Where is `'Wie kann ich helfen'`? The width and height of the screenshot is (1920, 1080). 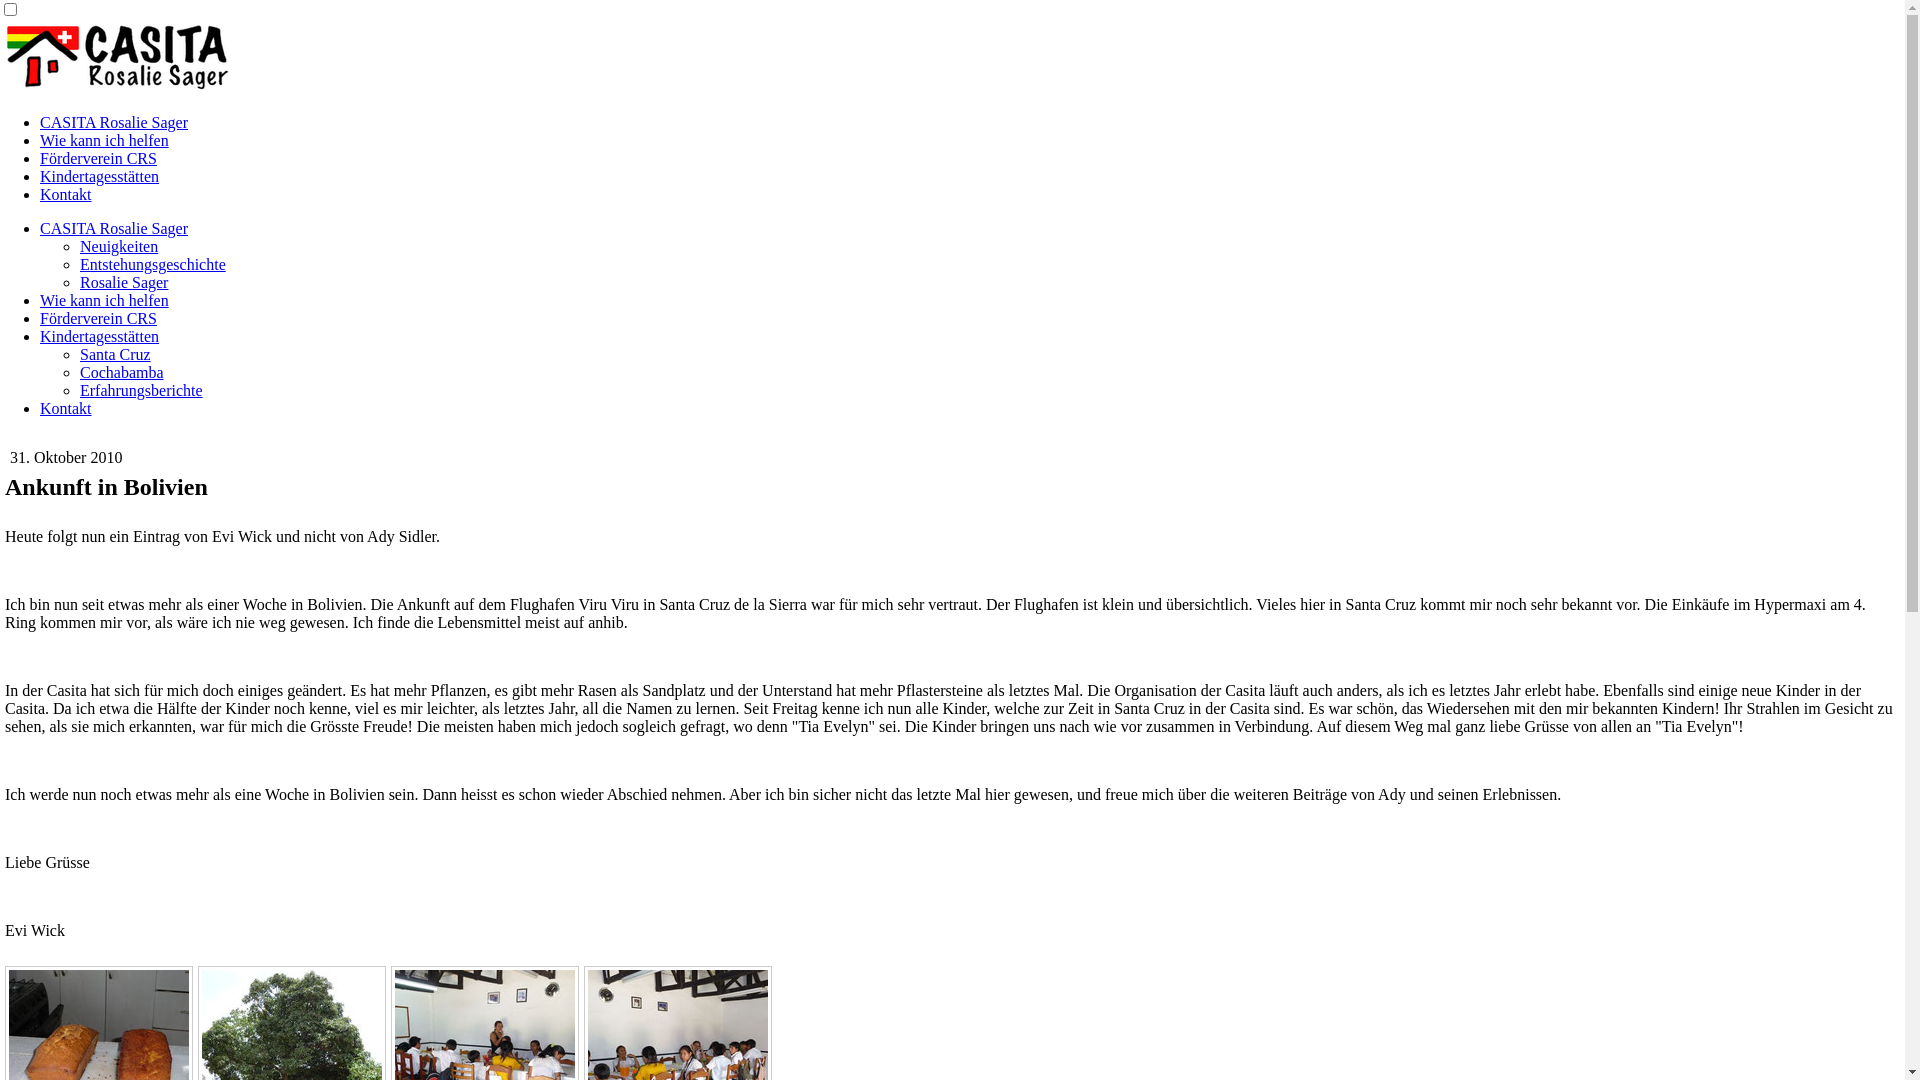
'Wie kann ich helfen' is located at coordinates (103, 139).